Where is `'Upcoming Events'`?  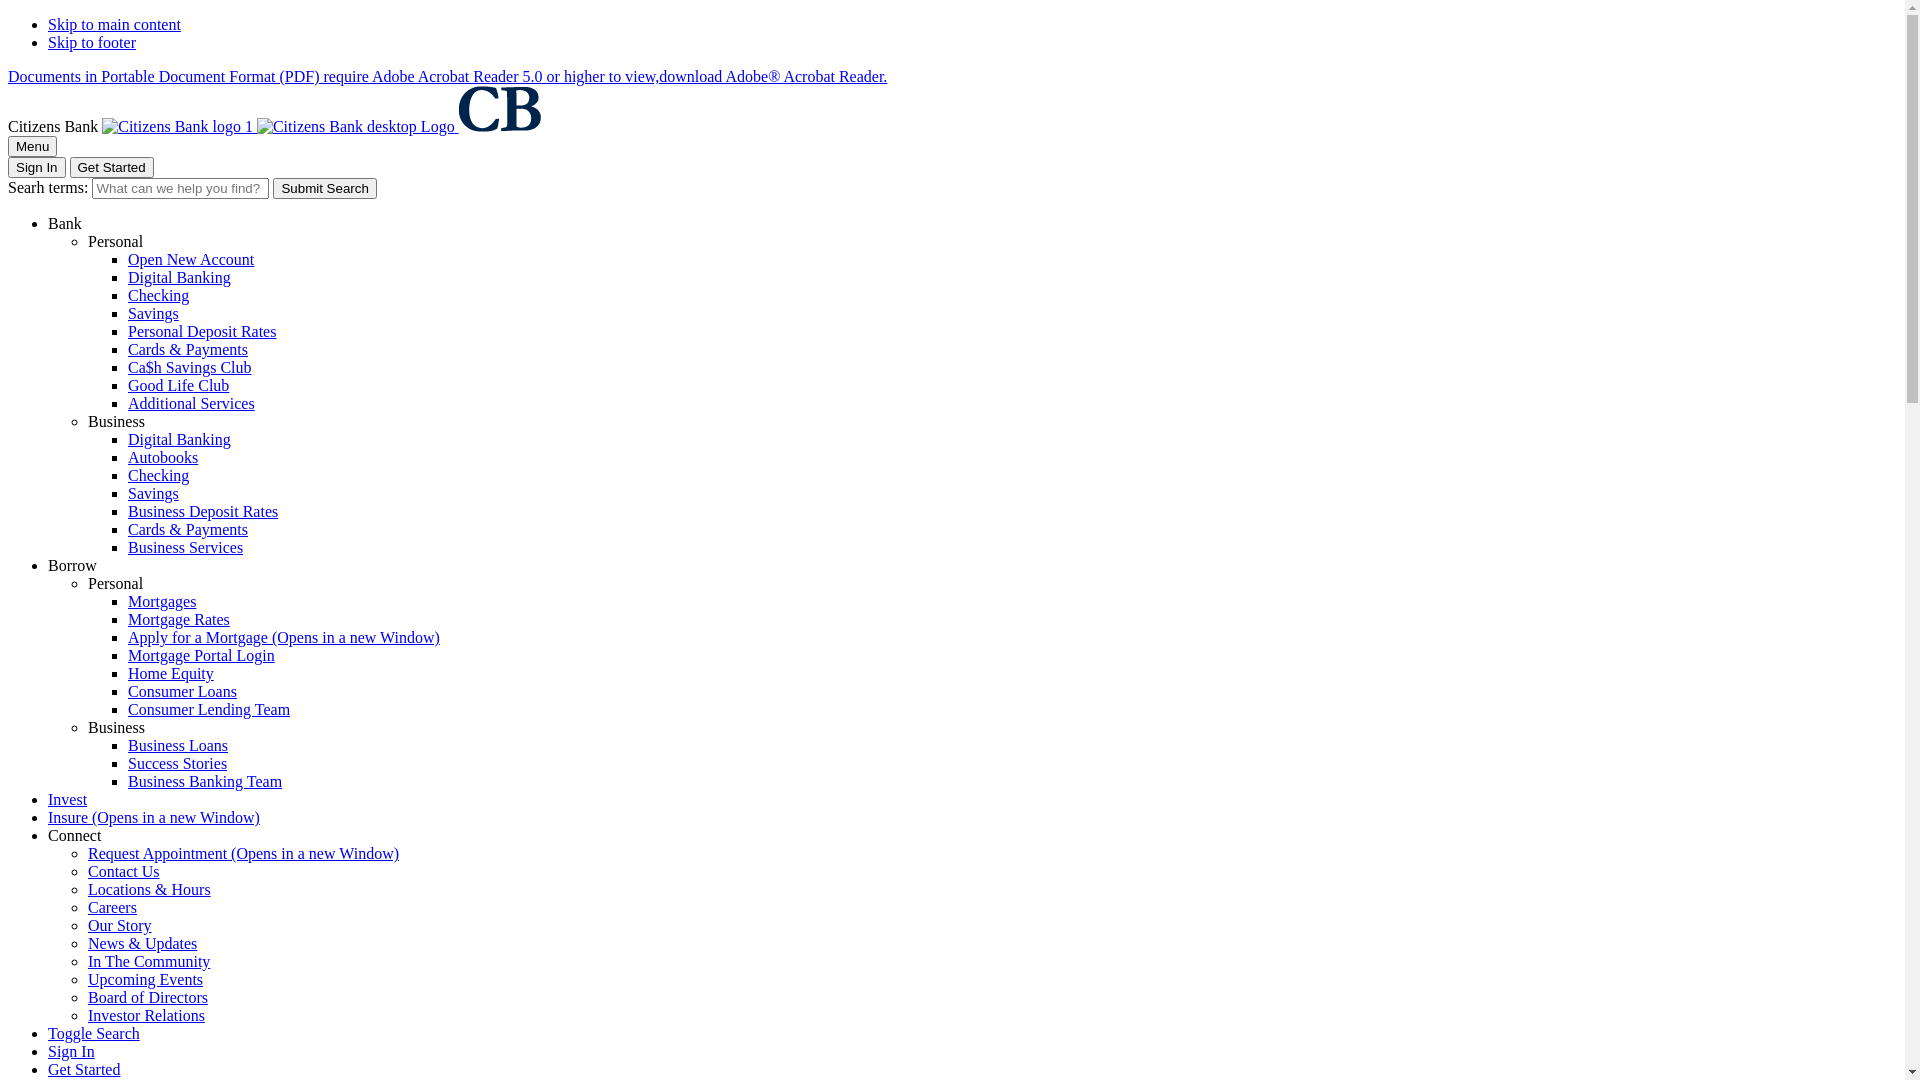 'Upcoming Events' is located at coordinates (144, 978).